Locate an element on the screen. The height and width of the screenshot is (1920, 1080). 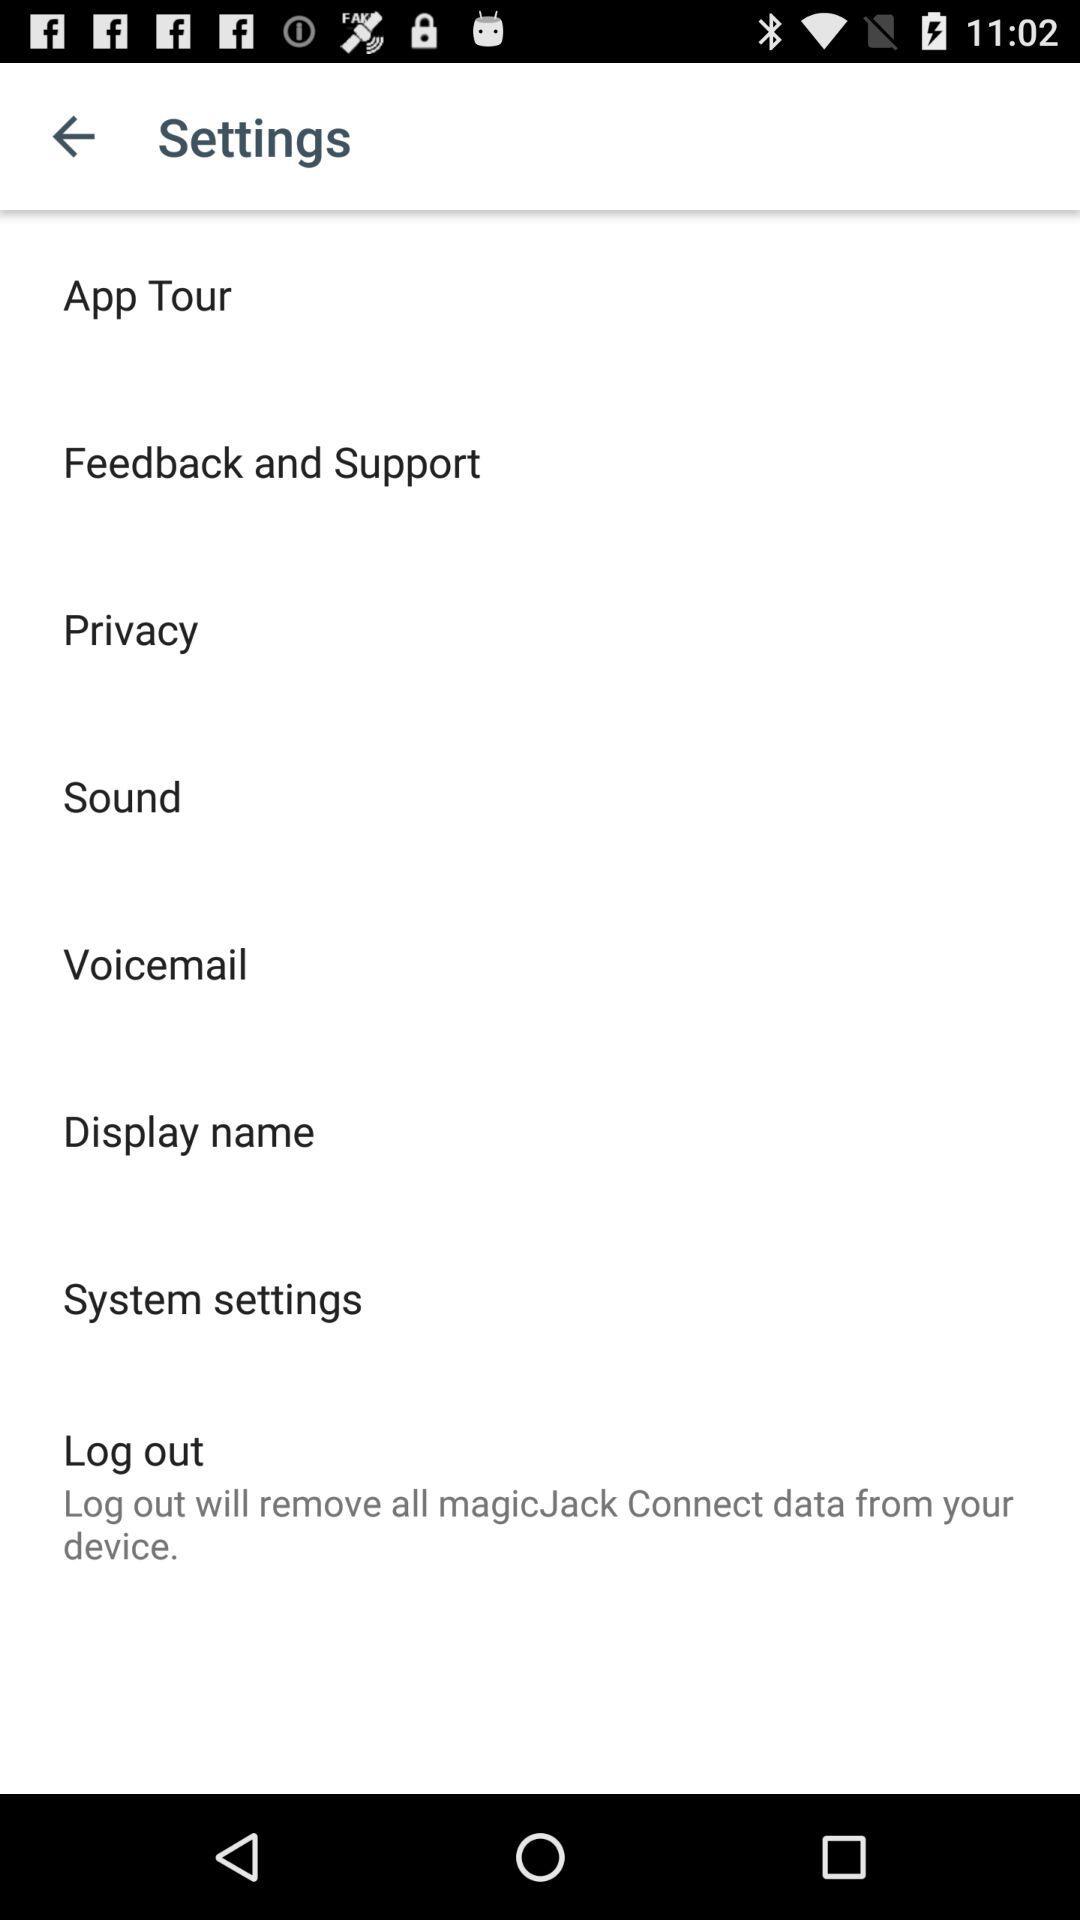
sound item is located at coordinates (122, 794).